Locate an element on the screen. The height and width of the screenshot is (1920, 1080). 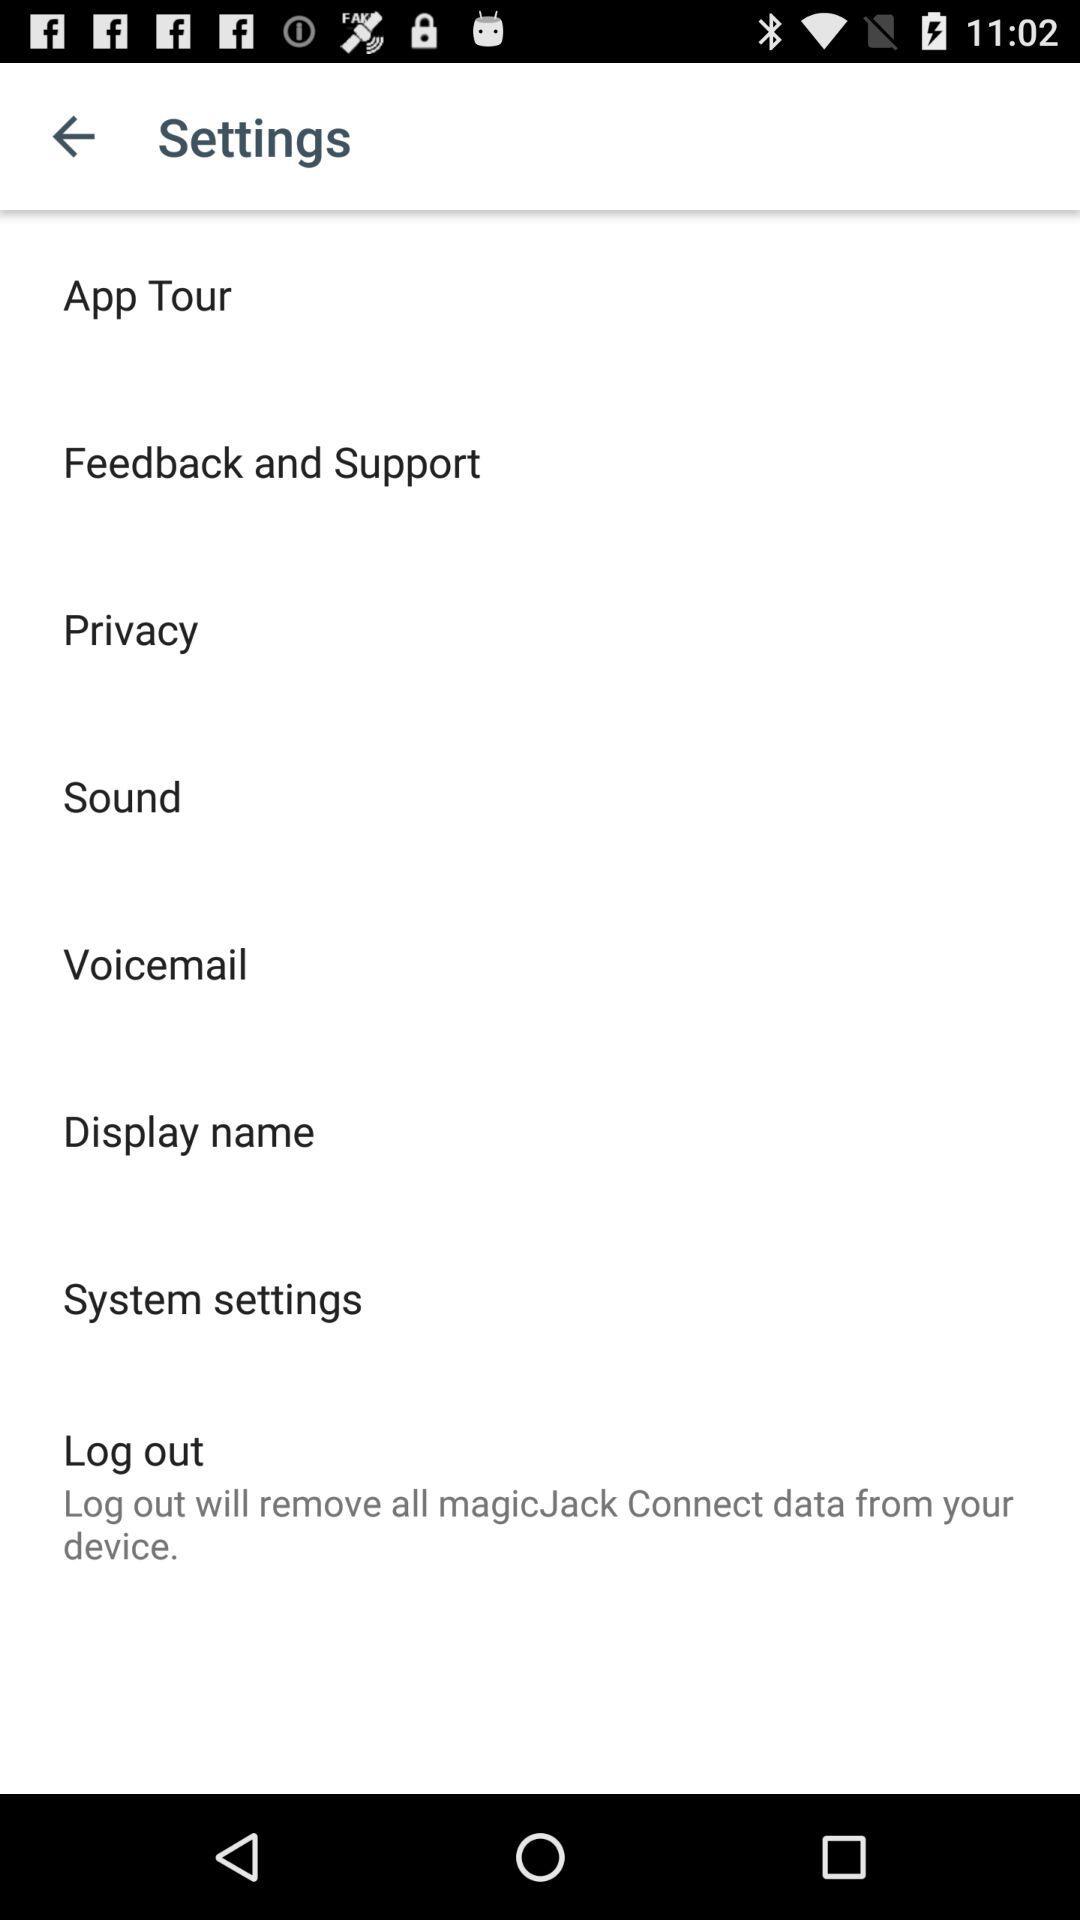
sound item is located at coordinates (122, 794).